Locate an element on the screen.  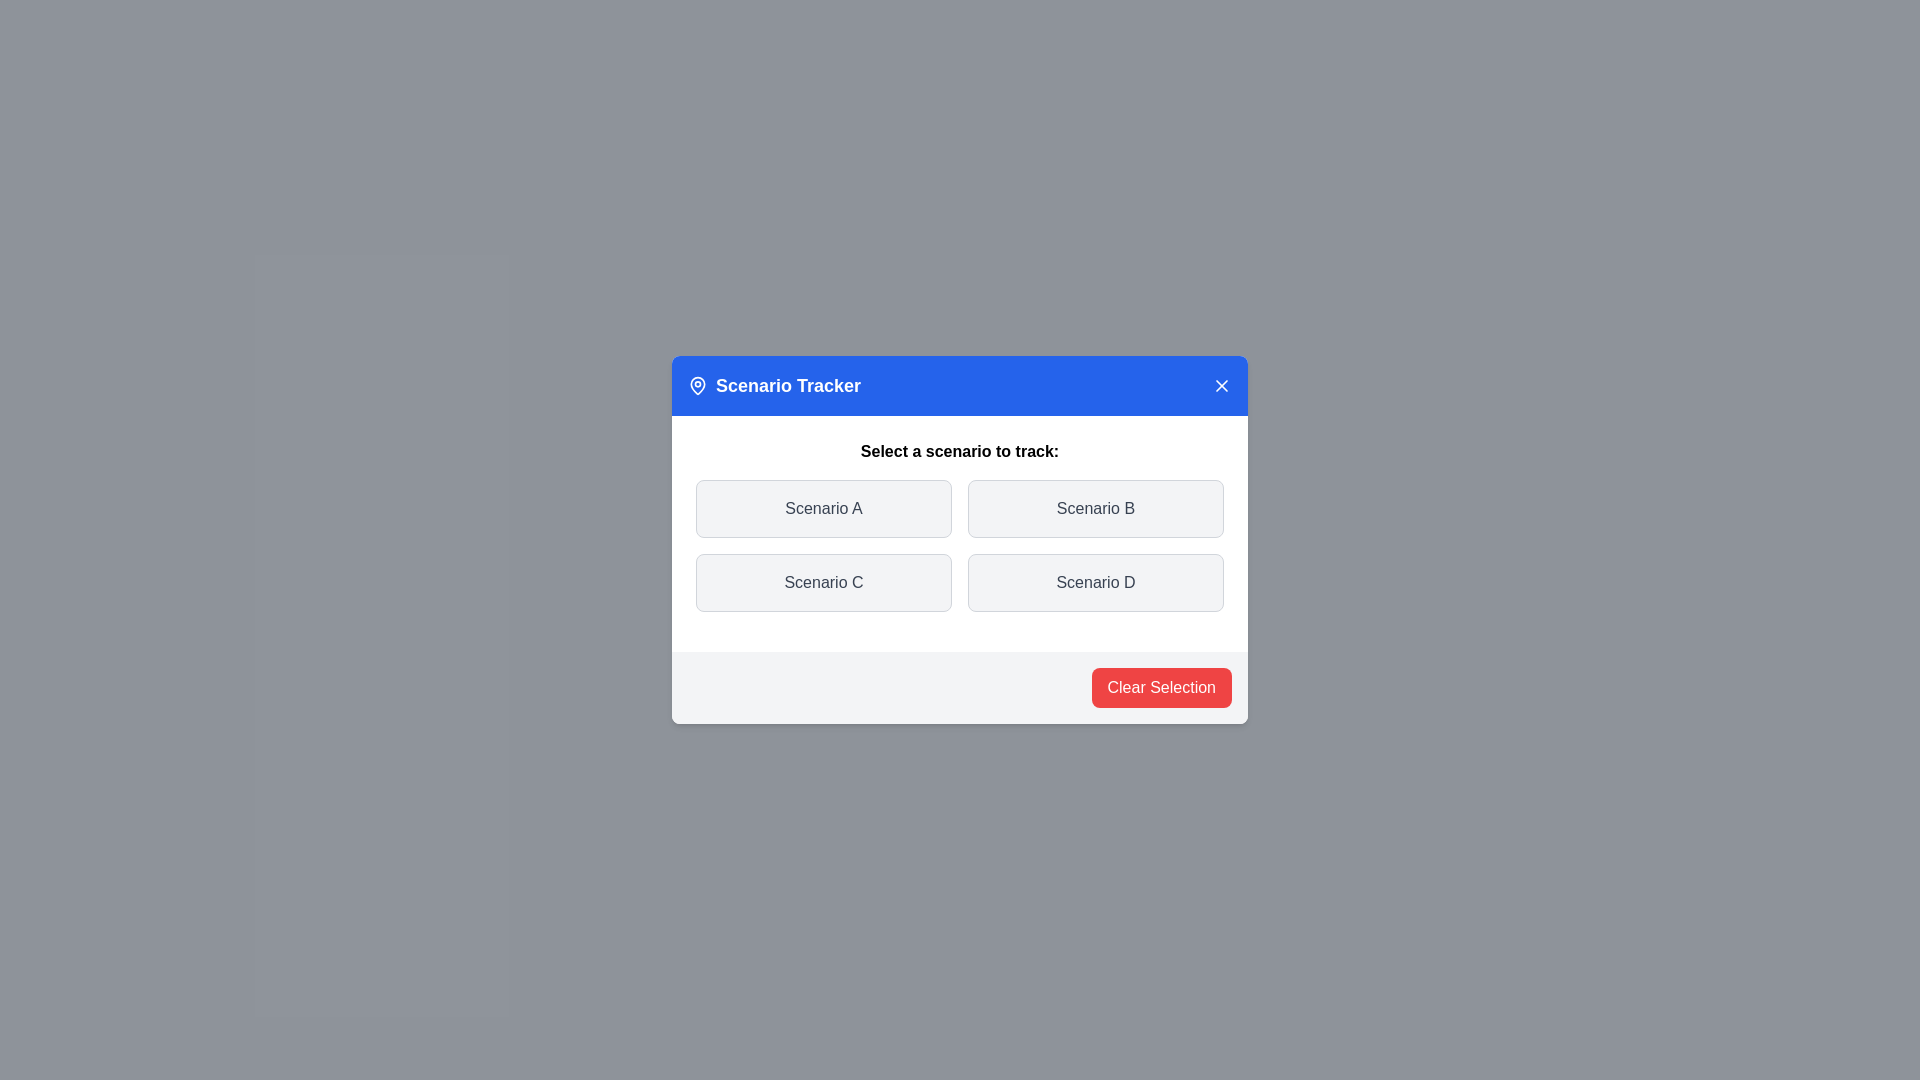
the scenario Scenario A by clicking on its respective button is located at coordinates (824, 508).